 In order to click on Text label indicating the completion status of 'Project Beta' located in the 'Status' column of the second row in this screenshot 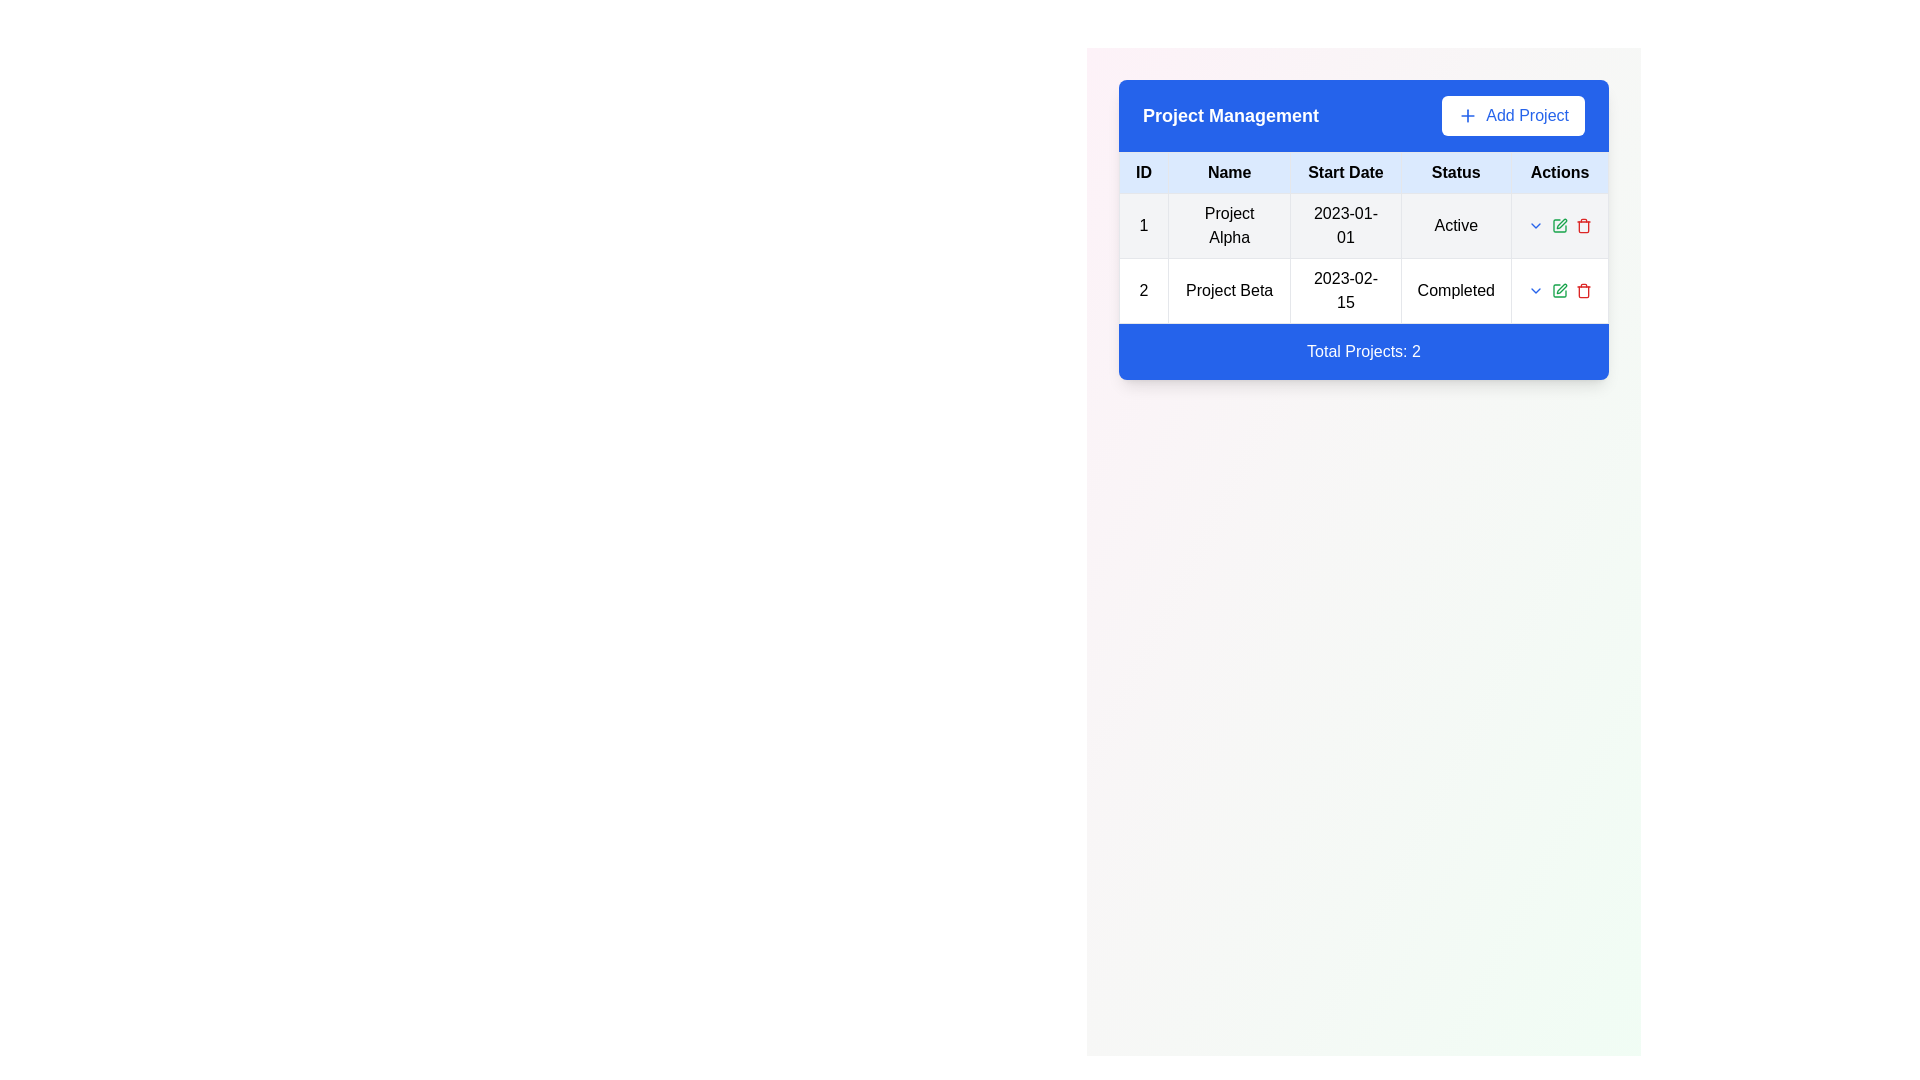, I will do `click(1456, 290)`.